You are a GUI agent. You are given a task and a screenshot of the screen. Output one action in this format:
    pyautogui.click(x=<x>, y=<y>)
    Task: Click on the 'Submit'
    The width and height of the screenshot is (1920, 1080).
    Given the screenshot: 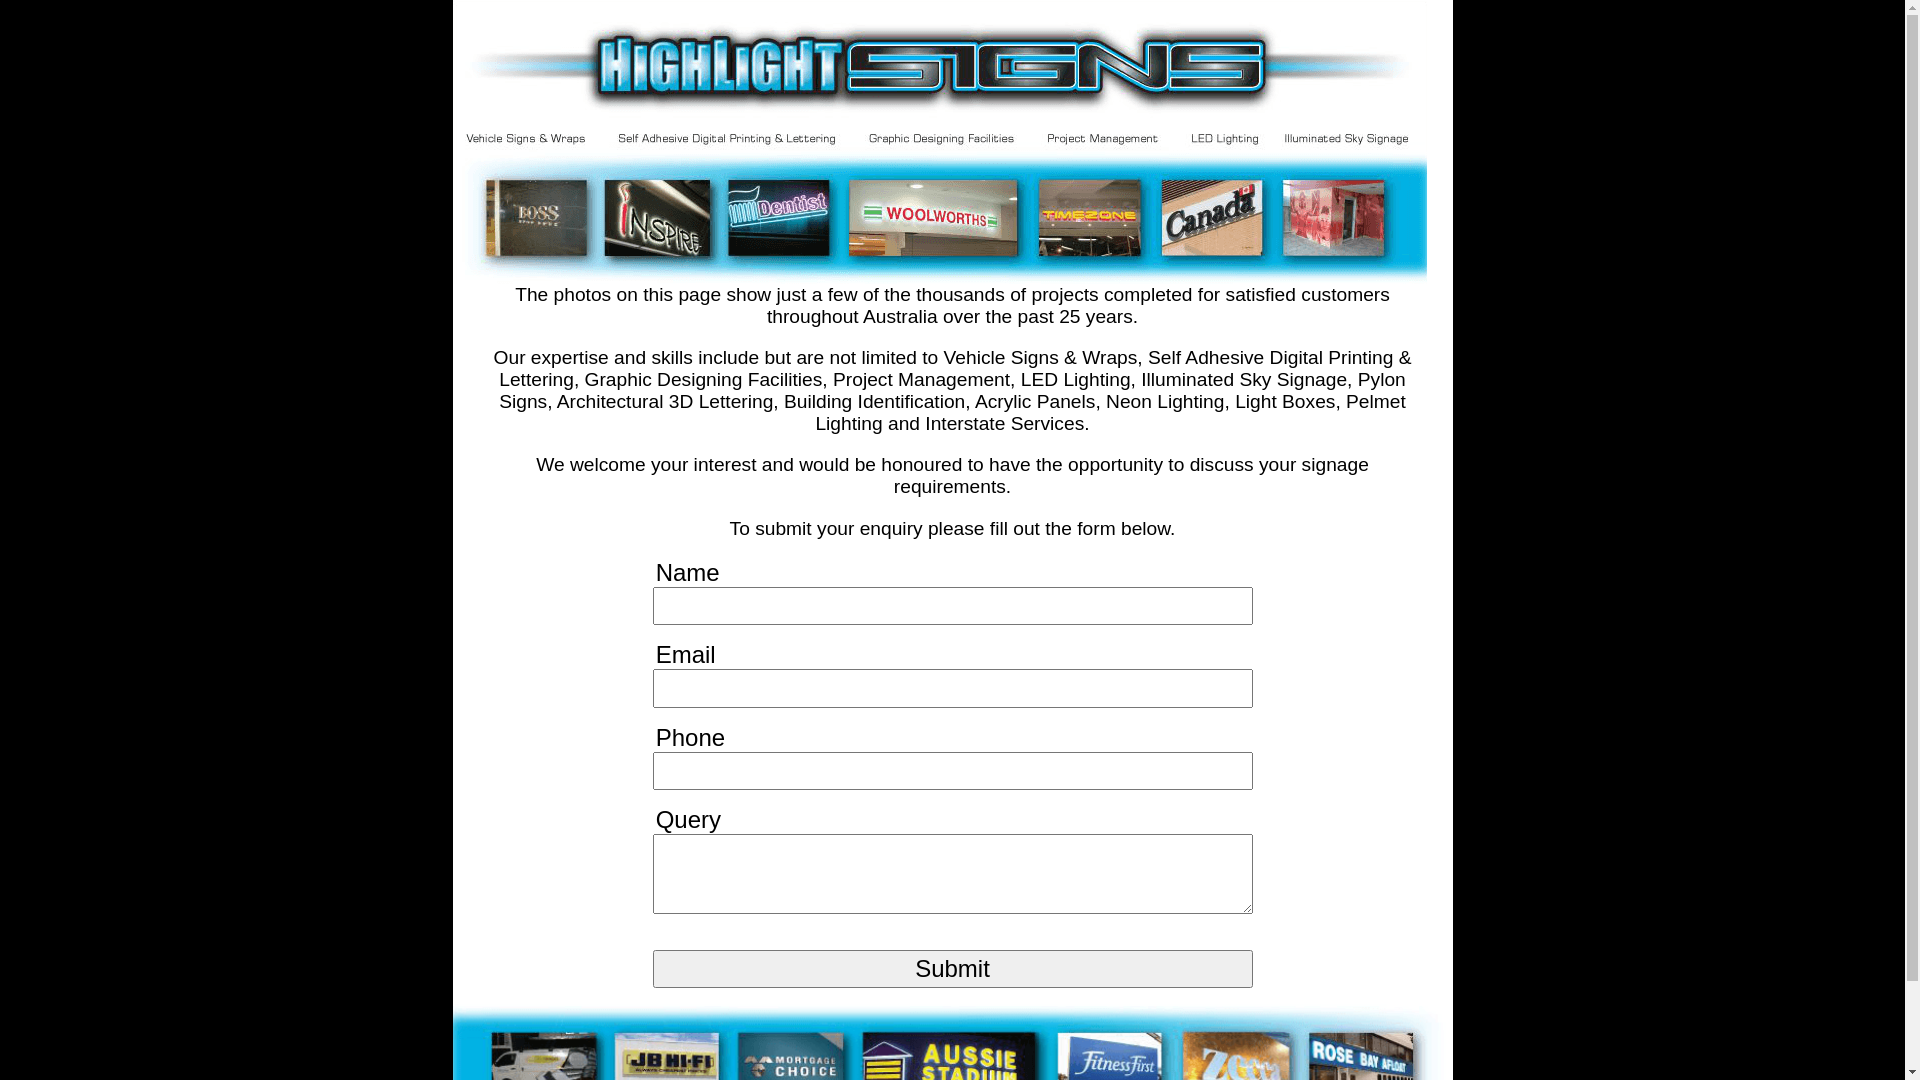 What is the action you would take?
    pyautogui.click(x=950, y=967)
    